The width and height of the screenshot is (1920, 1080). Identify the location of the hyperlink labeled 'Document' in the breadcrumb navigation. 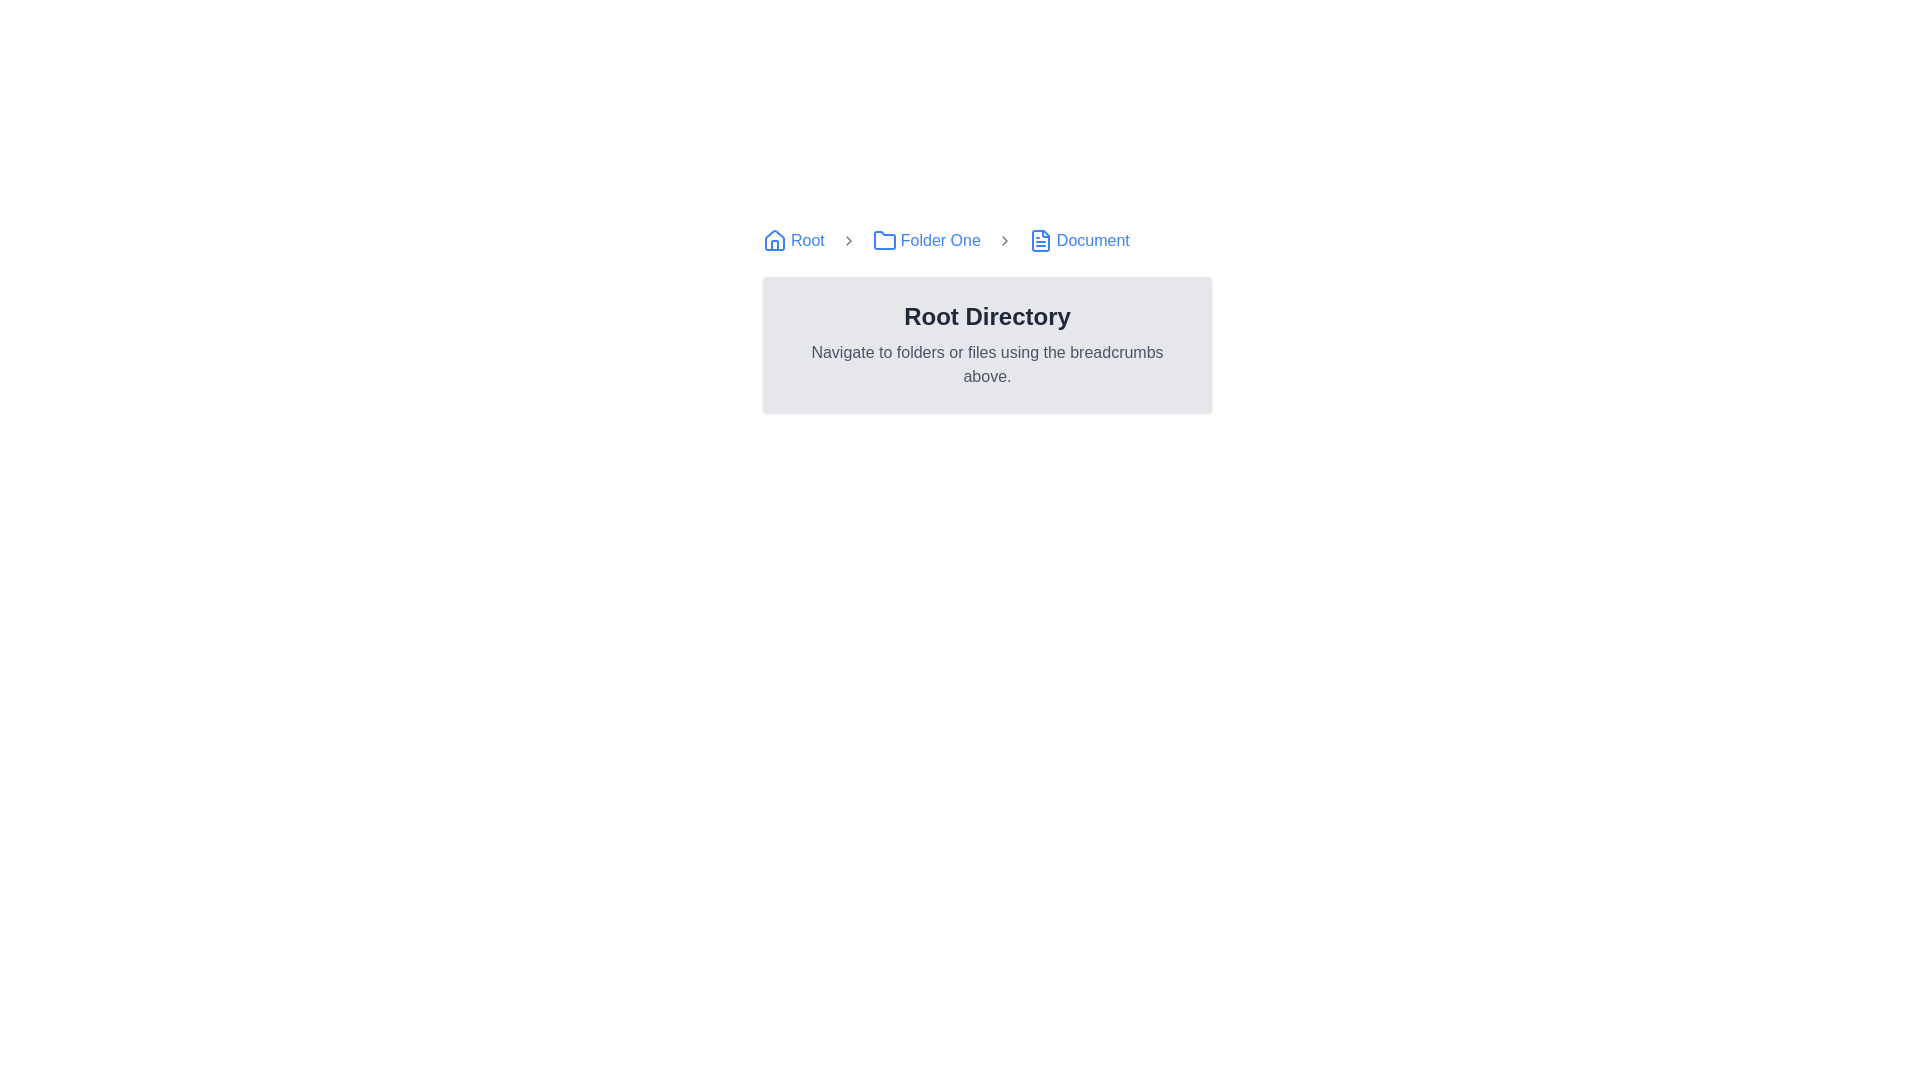
(1078, 239).